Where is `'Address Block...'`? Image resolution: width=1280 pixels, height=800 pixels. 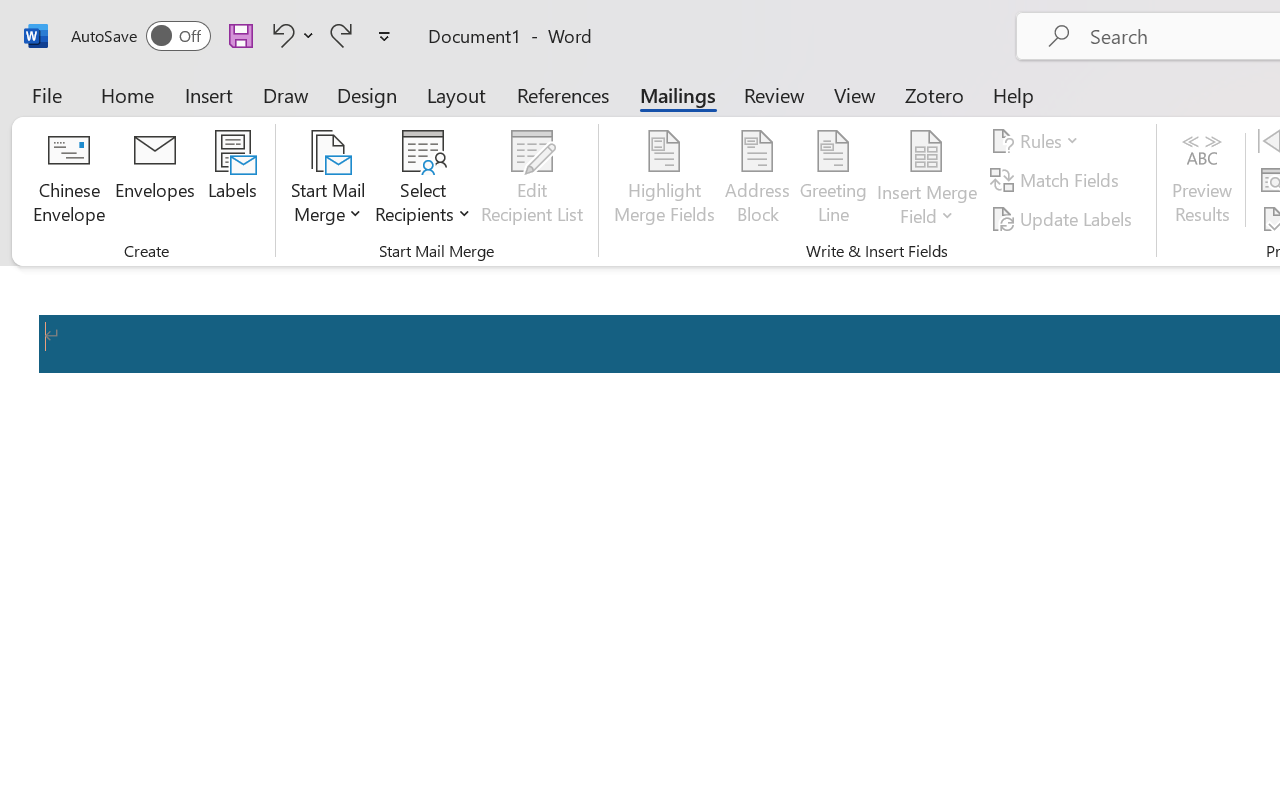
'Address Block...' is located at coordinates (756, 179).